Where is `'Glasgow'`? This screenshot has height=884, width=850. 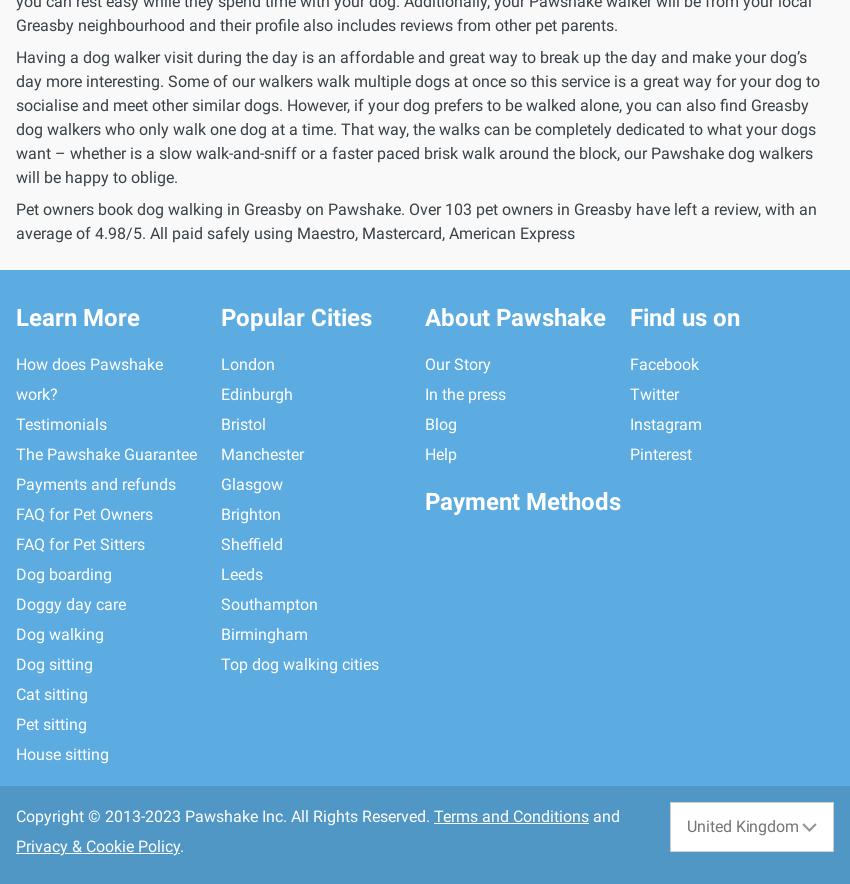 'Glasgow' is located at coordinates (219, 483).